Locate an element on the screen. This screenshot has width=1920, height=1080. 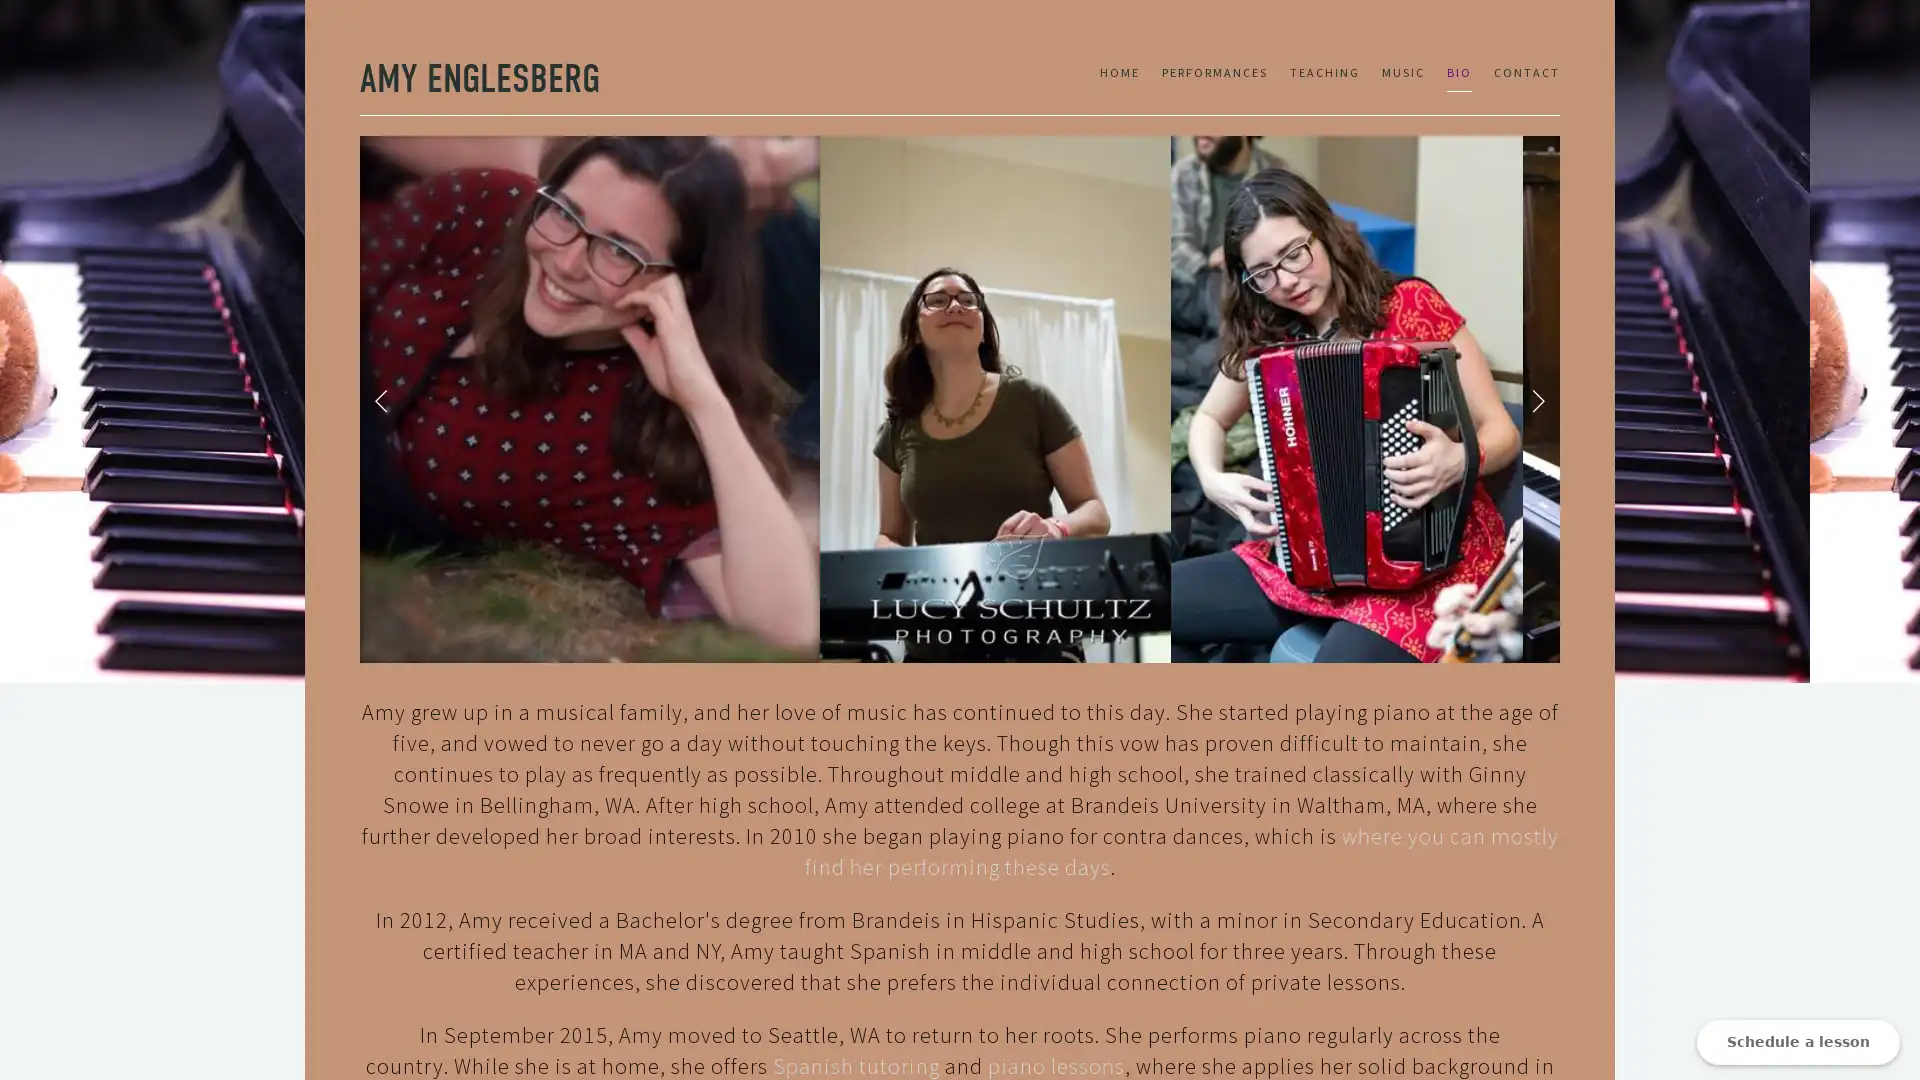
Previous Slide is located at coordinates (382, 398).